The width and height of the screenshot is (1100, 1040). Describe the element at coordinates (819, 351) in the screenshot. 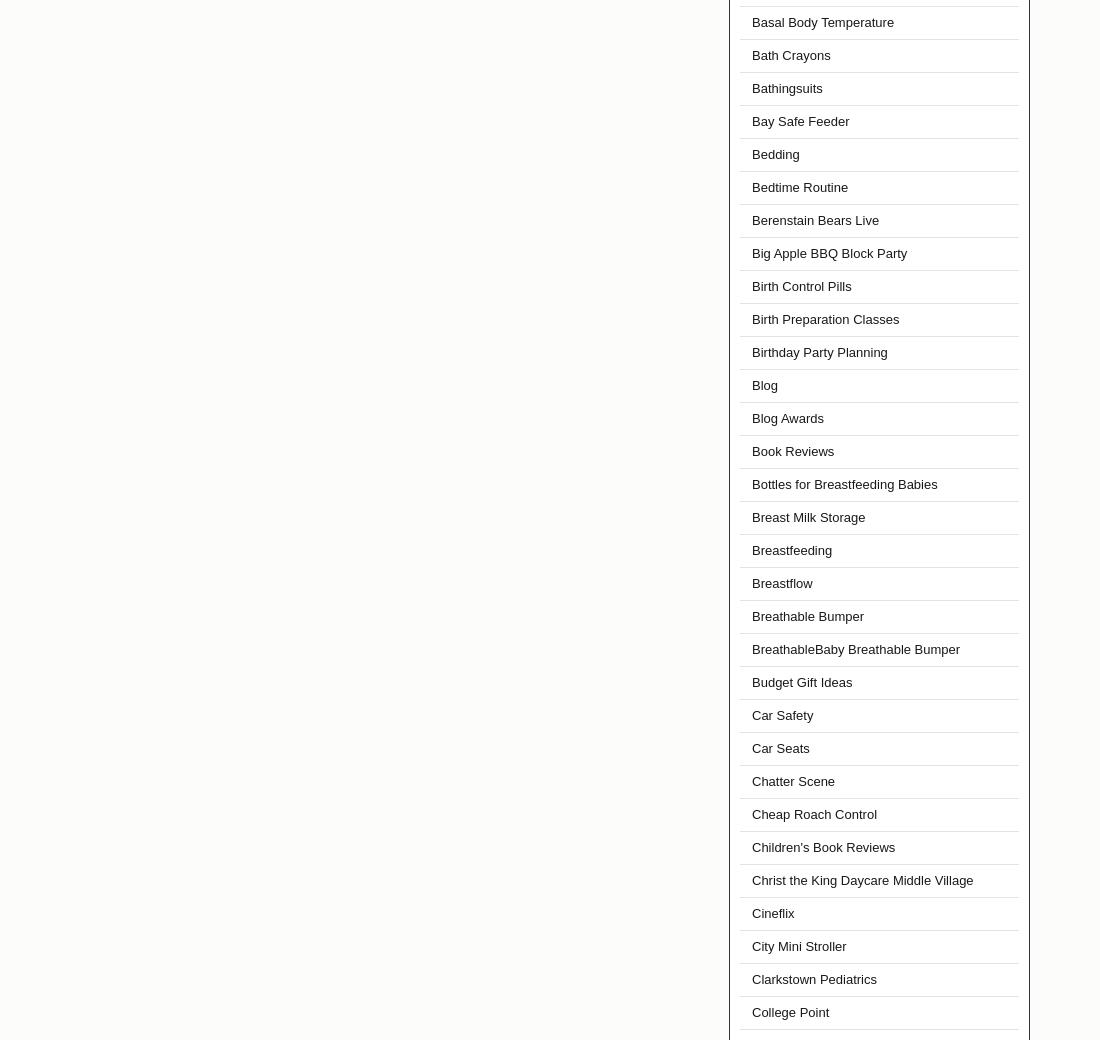

I see `'Birthday Party Planning'` at that location.